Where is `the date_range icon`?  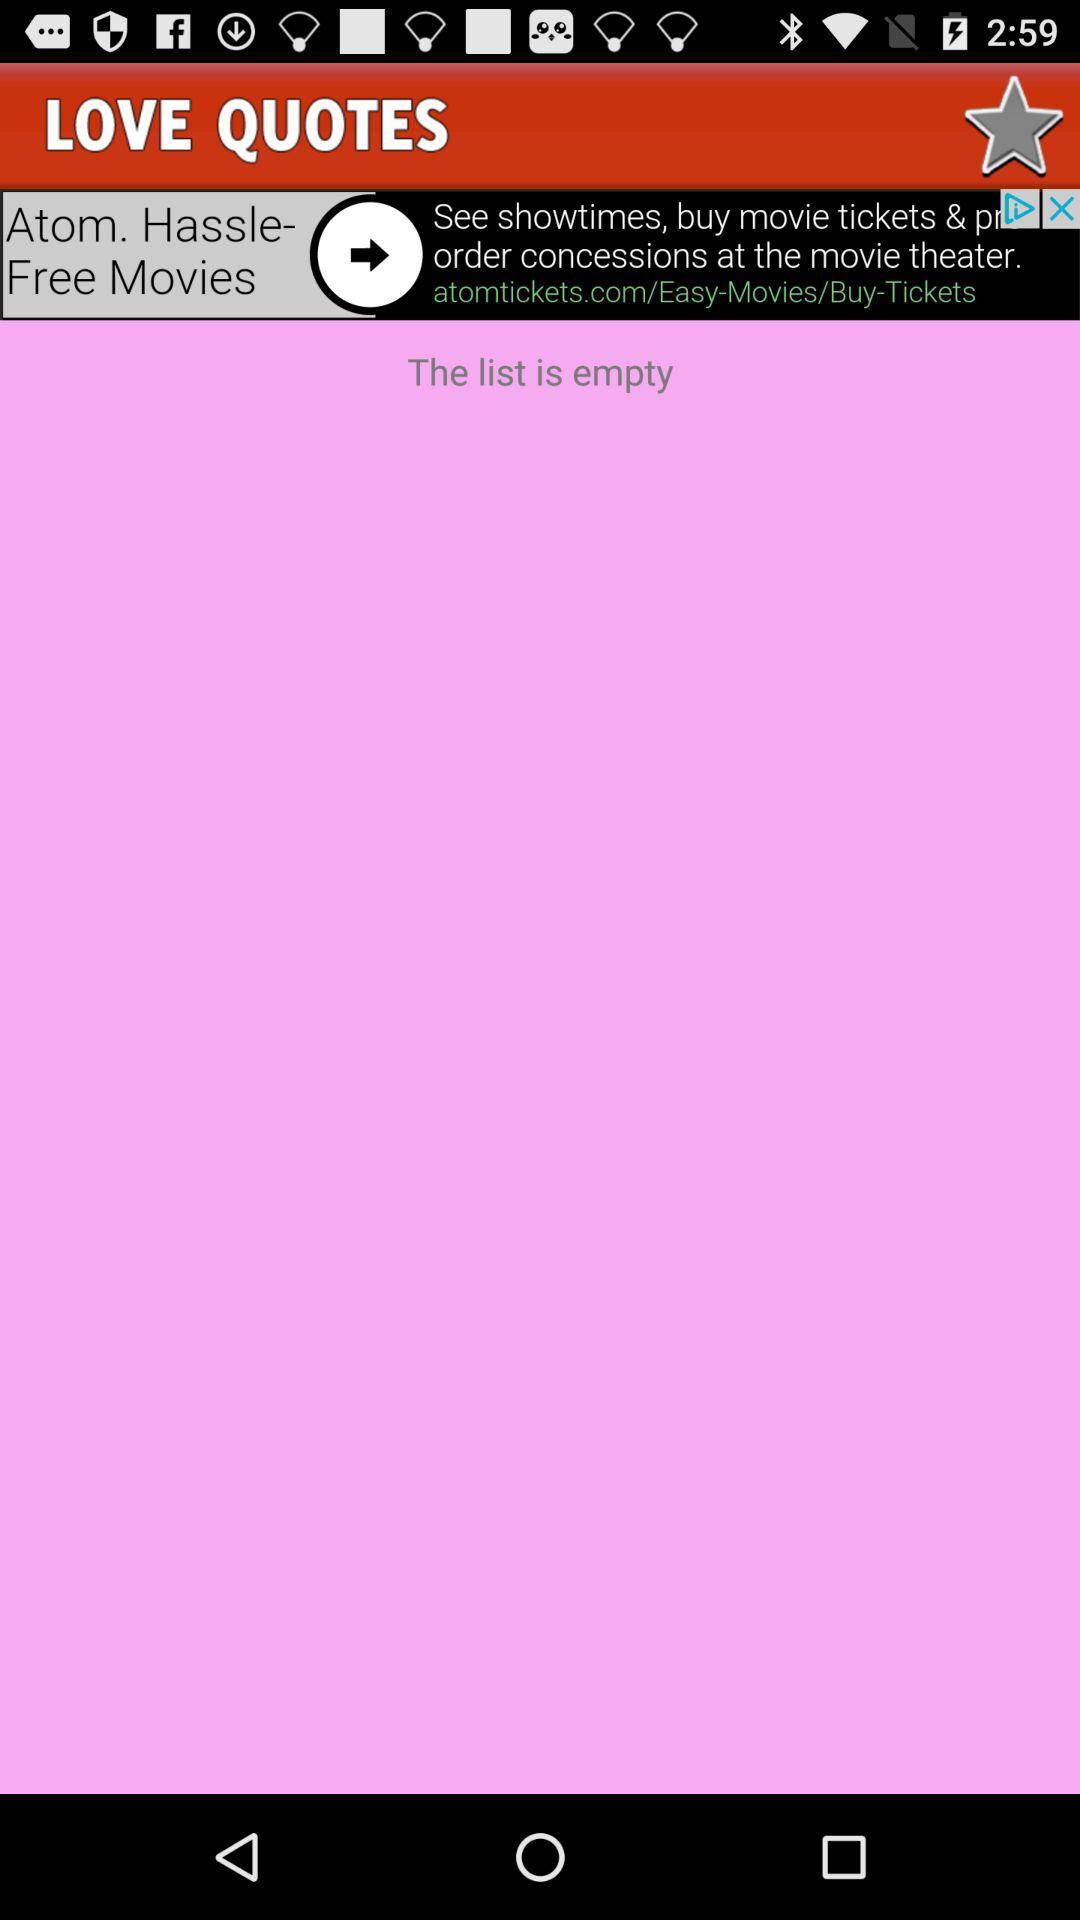
the date_range icon is located at coordinates (248, 133).